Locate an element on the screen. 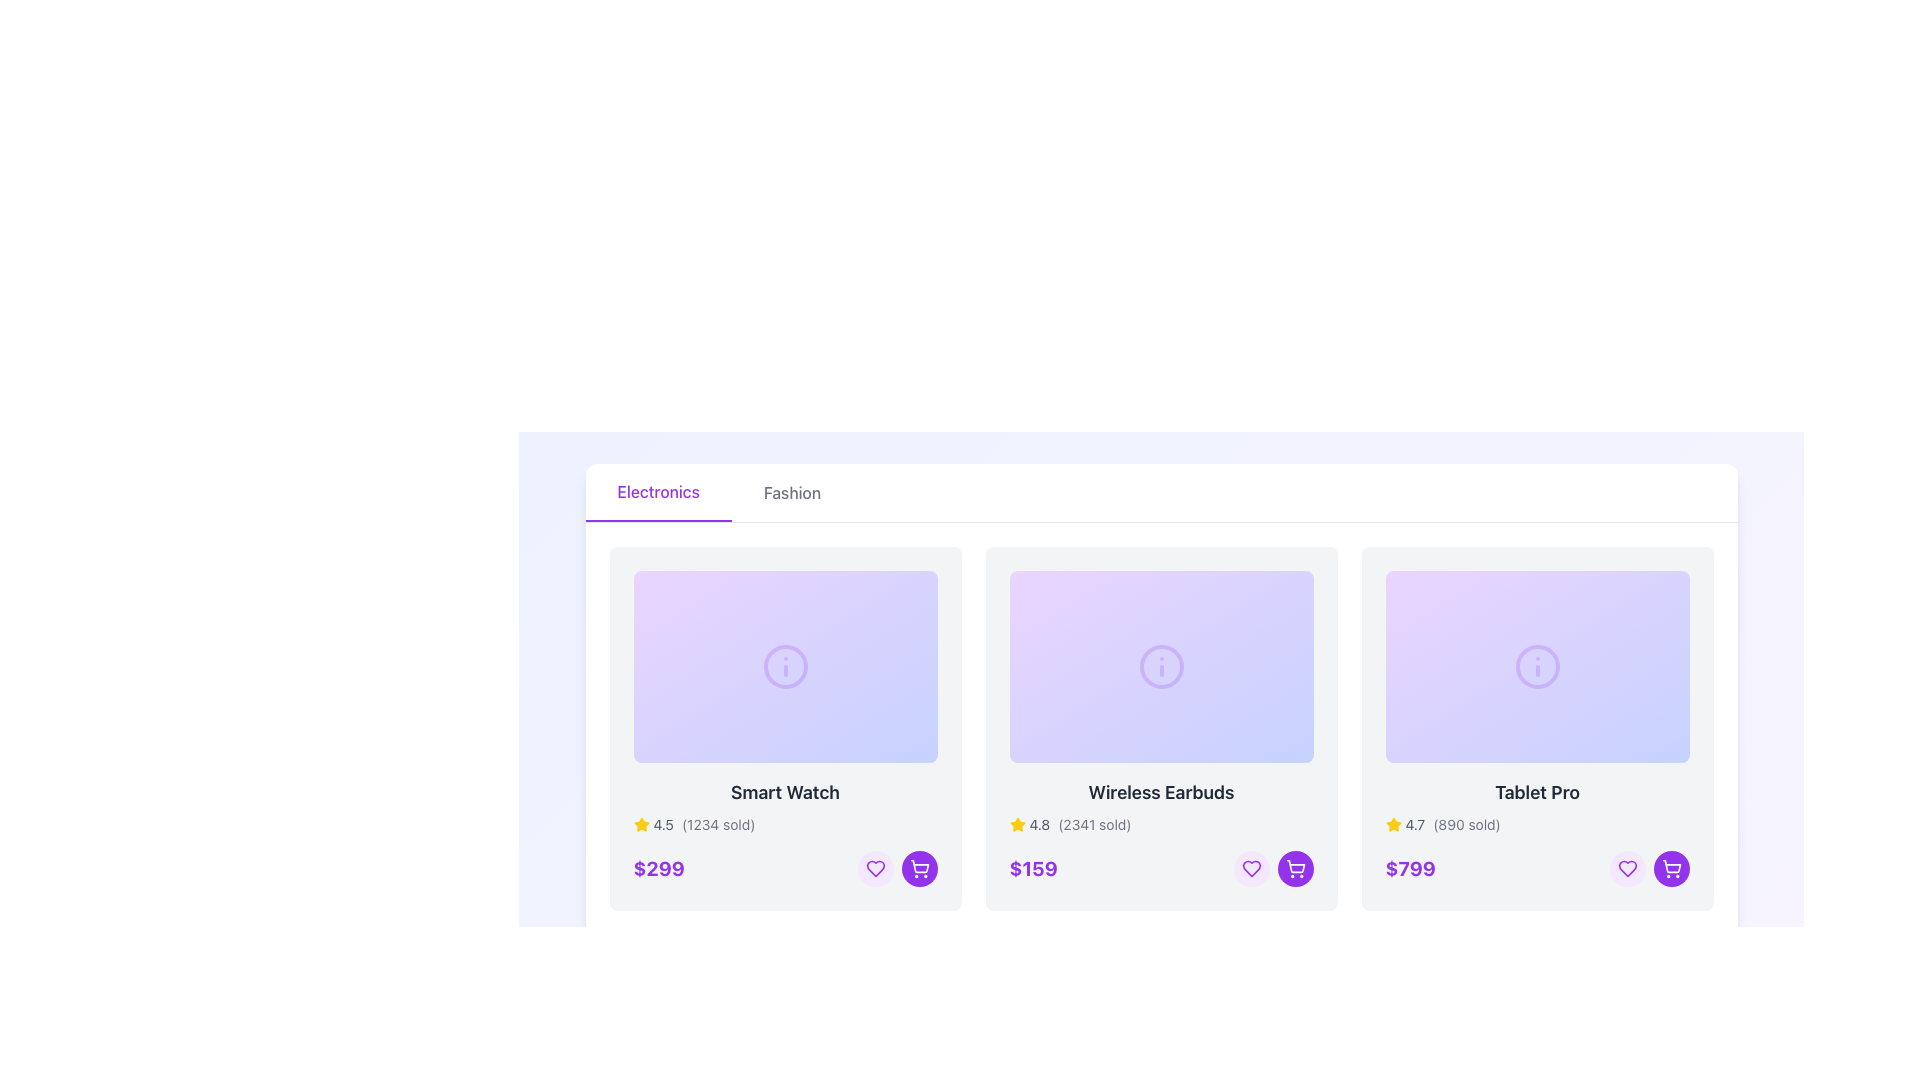 This screenshot has height=1080, width=1920. the 'Smart Watch' text label, which is displayed in bold dark gray font and centrally located within the product card, just below the image section is located at coordinates (784, 792).